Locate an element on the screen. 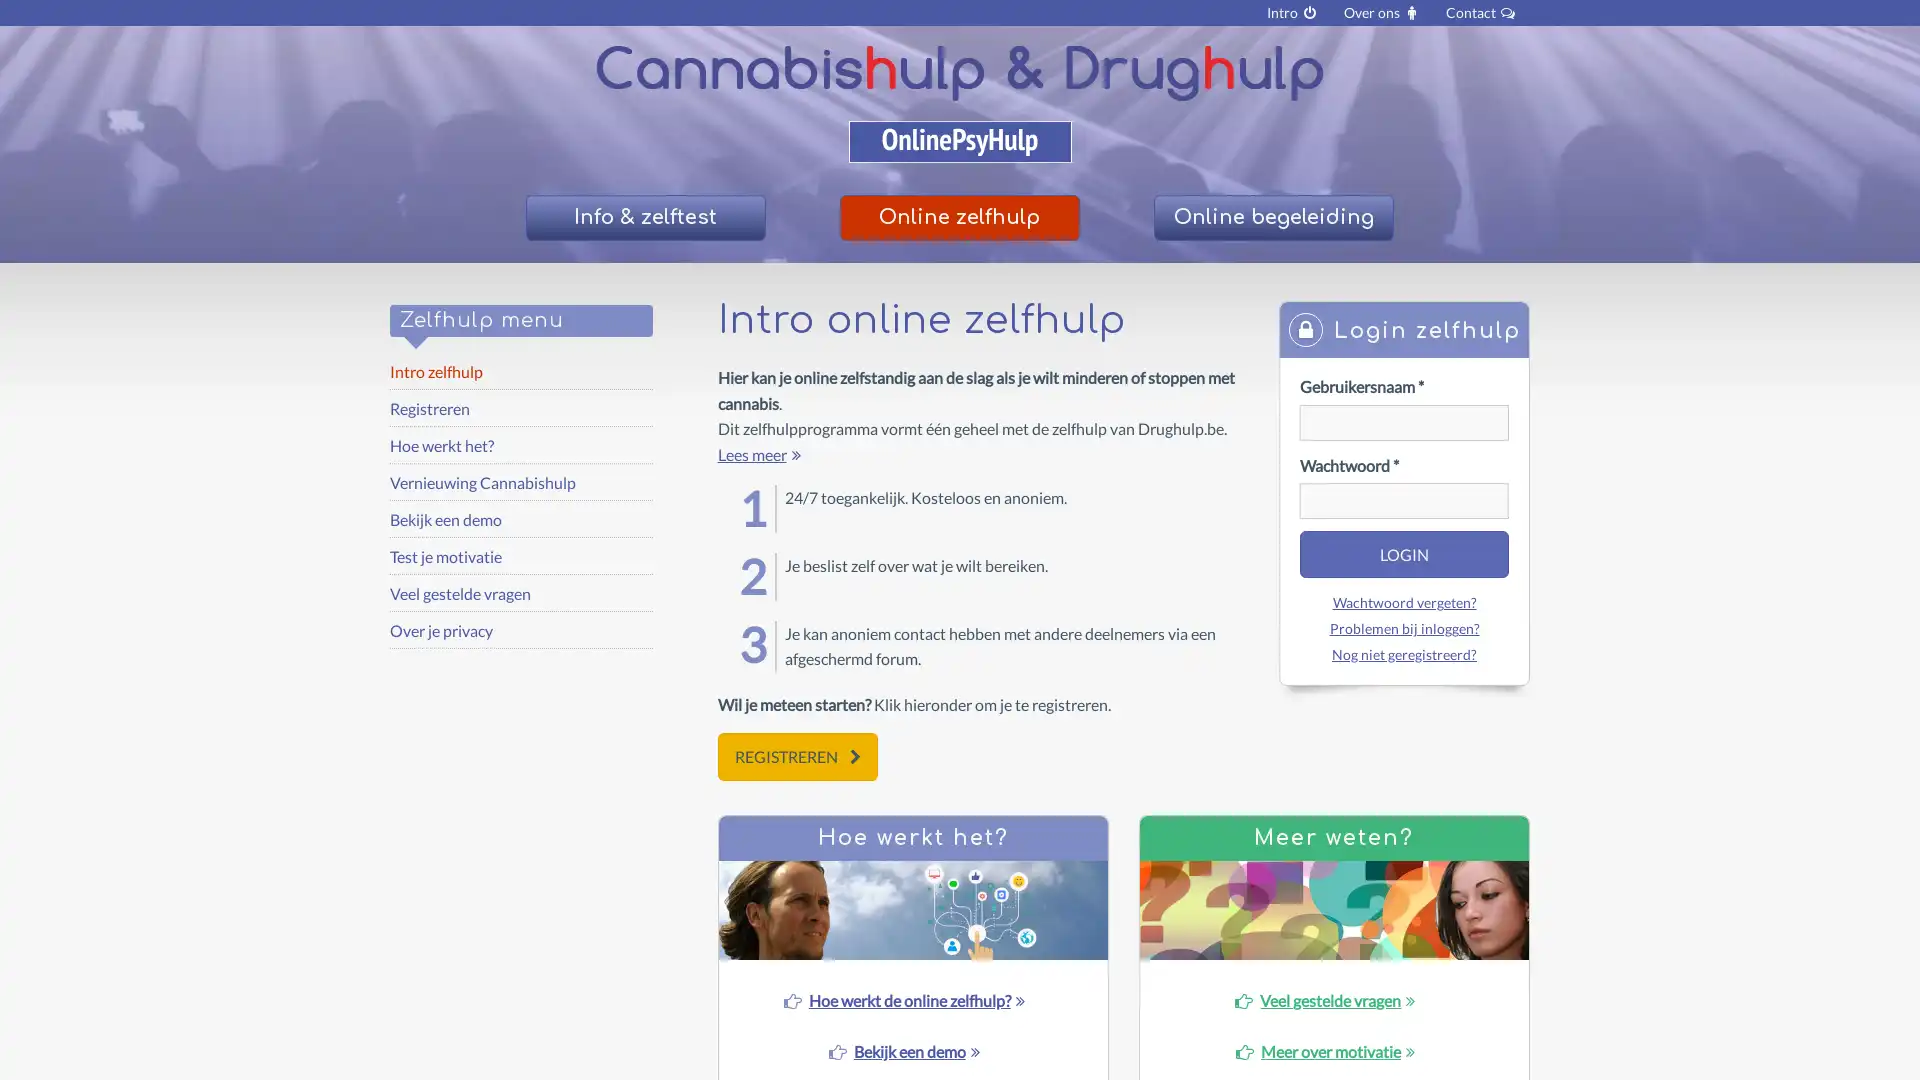 The height and width of the screenshot is (1080, 1920). Online zelfhulp is located at coordinates (958, 219).